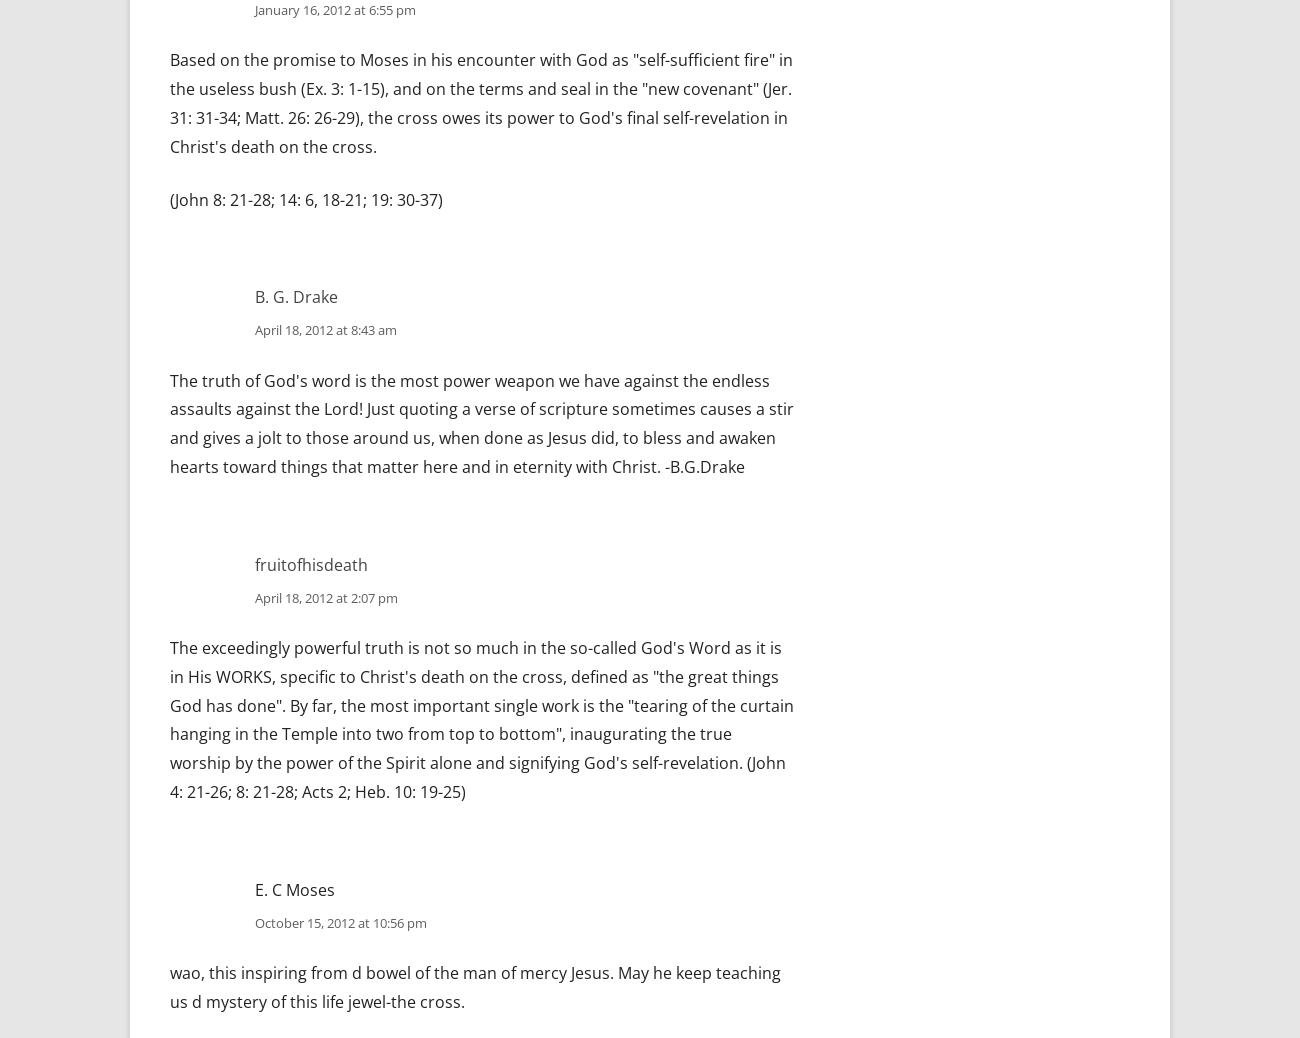 Image resolution: width=1300 pixels, height=1038 pixels. Describe the element at coordinates (170, 718) in the screenshot. I see `'The exceedingly powerful truth is not so much in the so-called God's Word as it is in His WORKS, specific to Christ's death on the cross, defined as "the great things God has done". By far, the most important single work is the "tearing of the curtain hanging in the Temple into two from top to bottom", inaugurating the true worship by the power of the Spirit alone and signifying God's self-revelation. (John 4: 21-26; 8: 21-28; Acts 2; Heb. 10: 19-25)'` at that location.